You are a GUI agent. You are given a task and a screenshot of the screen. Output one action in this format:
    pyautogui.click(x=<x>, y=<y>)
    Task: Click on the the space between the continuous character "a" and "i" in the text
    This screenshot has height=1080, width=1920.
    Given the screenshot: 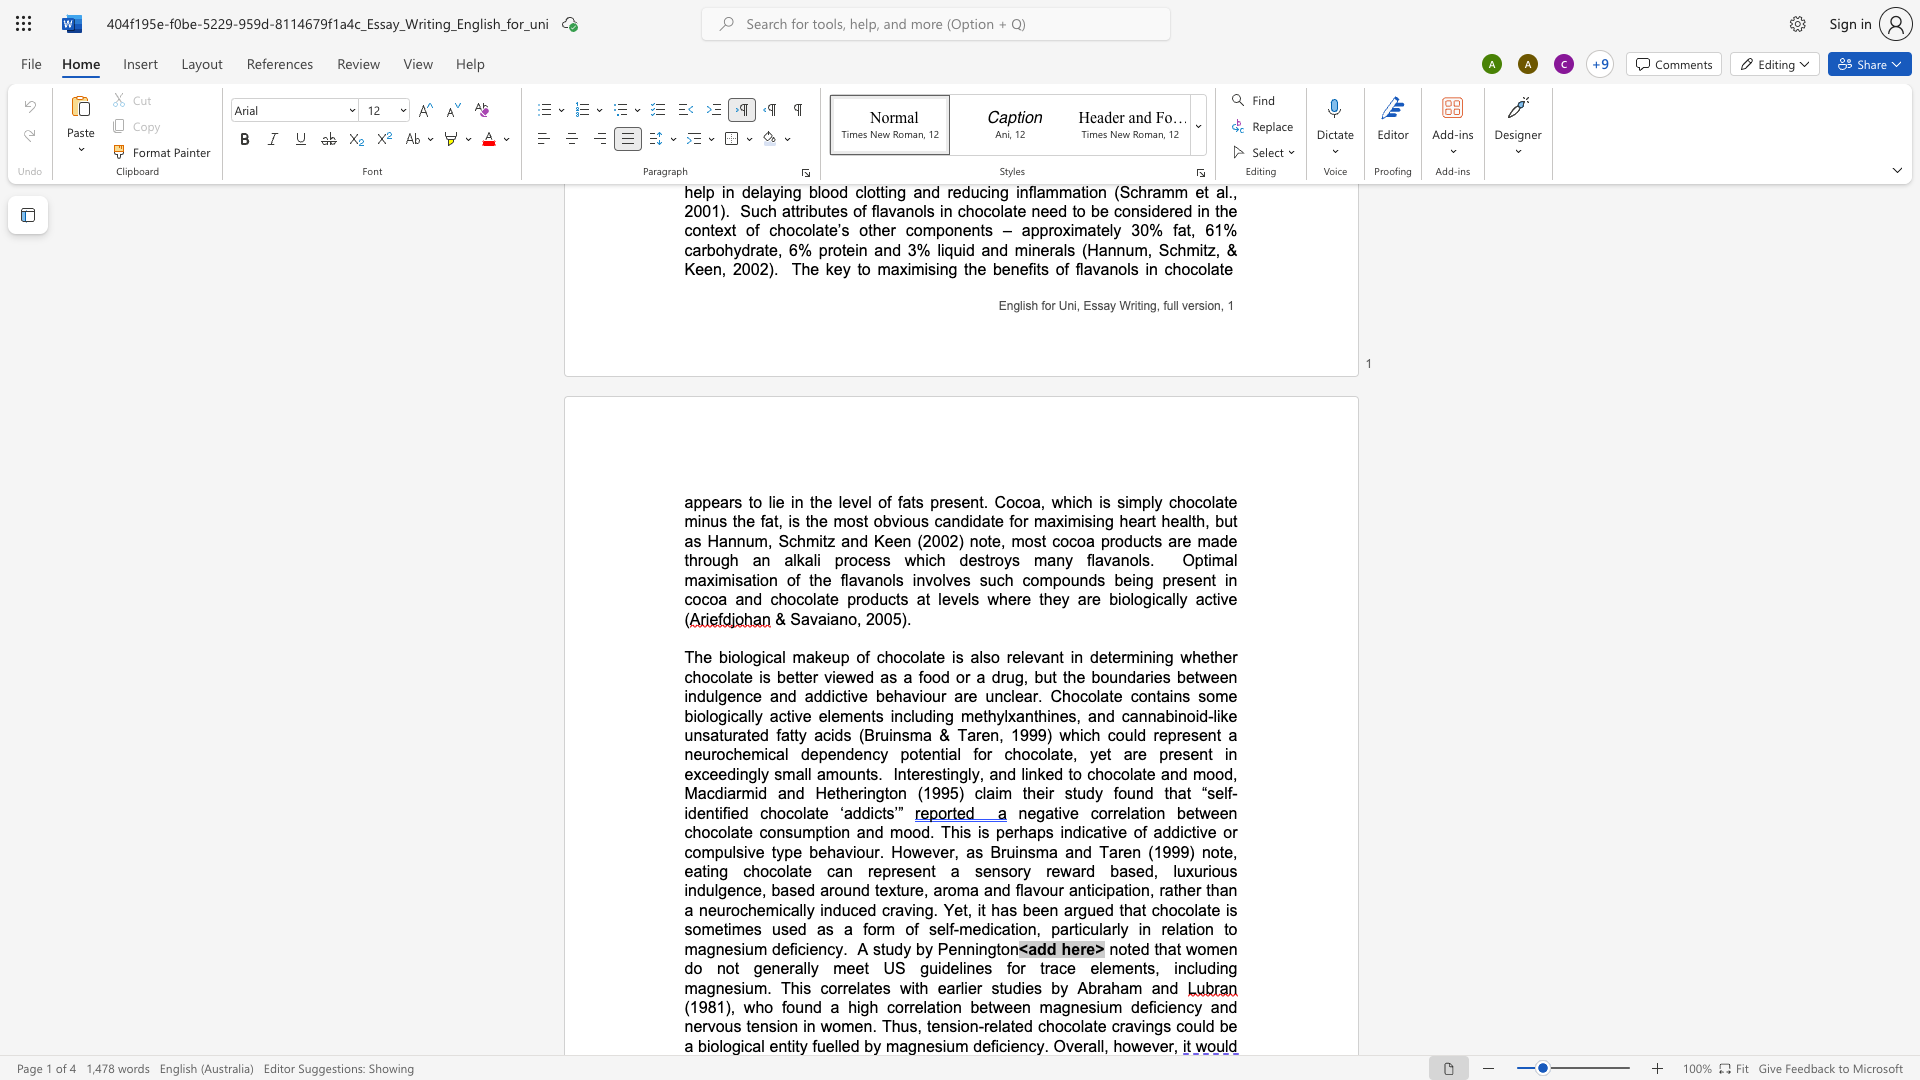 What is the action you would take?
    pyautogui.click(x=825, y=618)
    